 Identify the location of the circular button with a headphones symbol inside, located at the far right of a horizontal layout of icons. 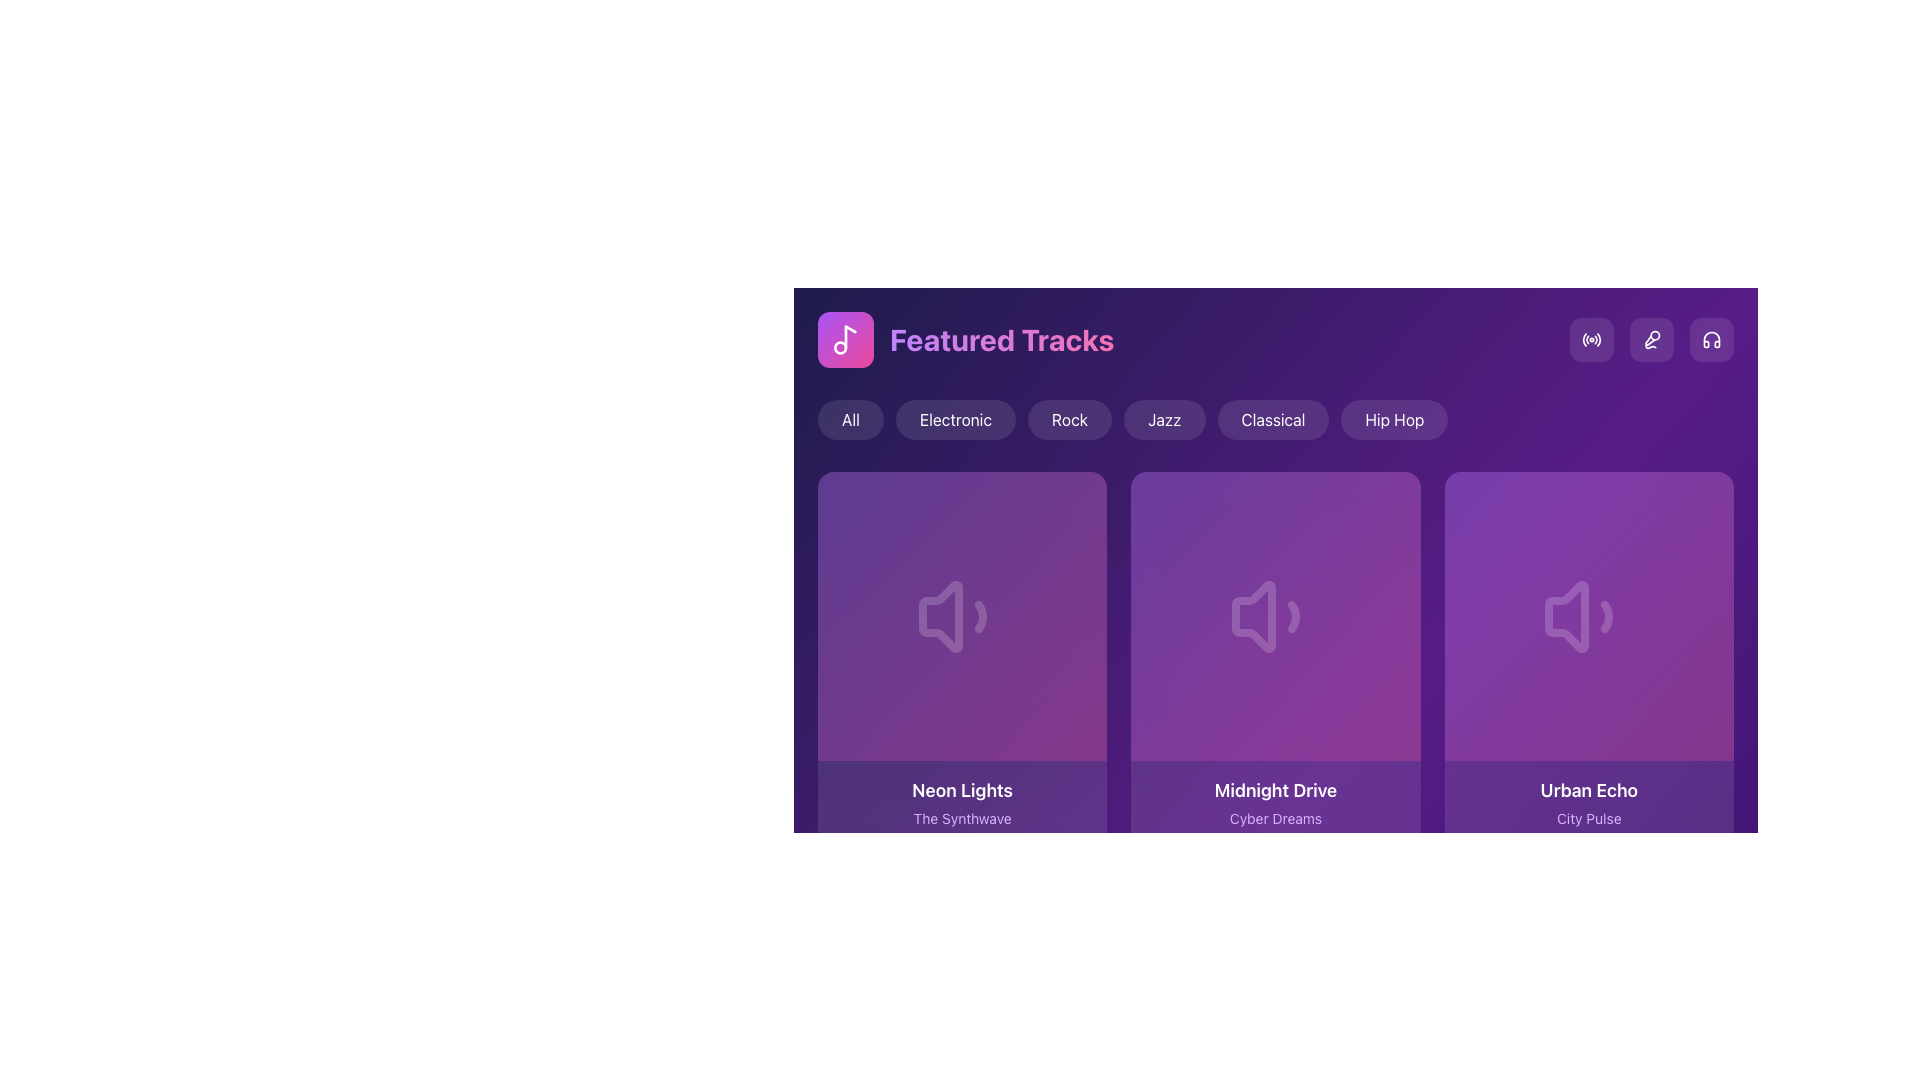
(1711, 338).